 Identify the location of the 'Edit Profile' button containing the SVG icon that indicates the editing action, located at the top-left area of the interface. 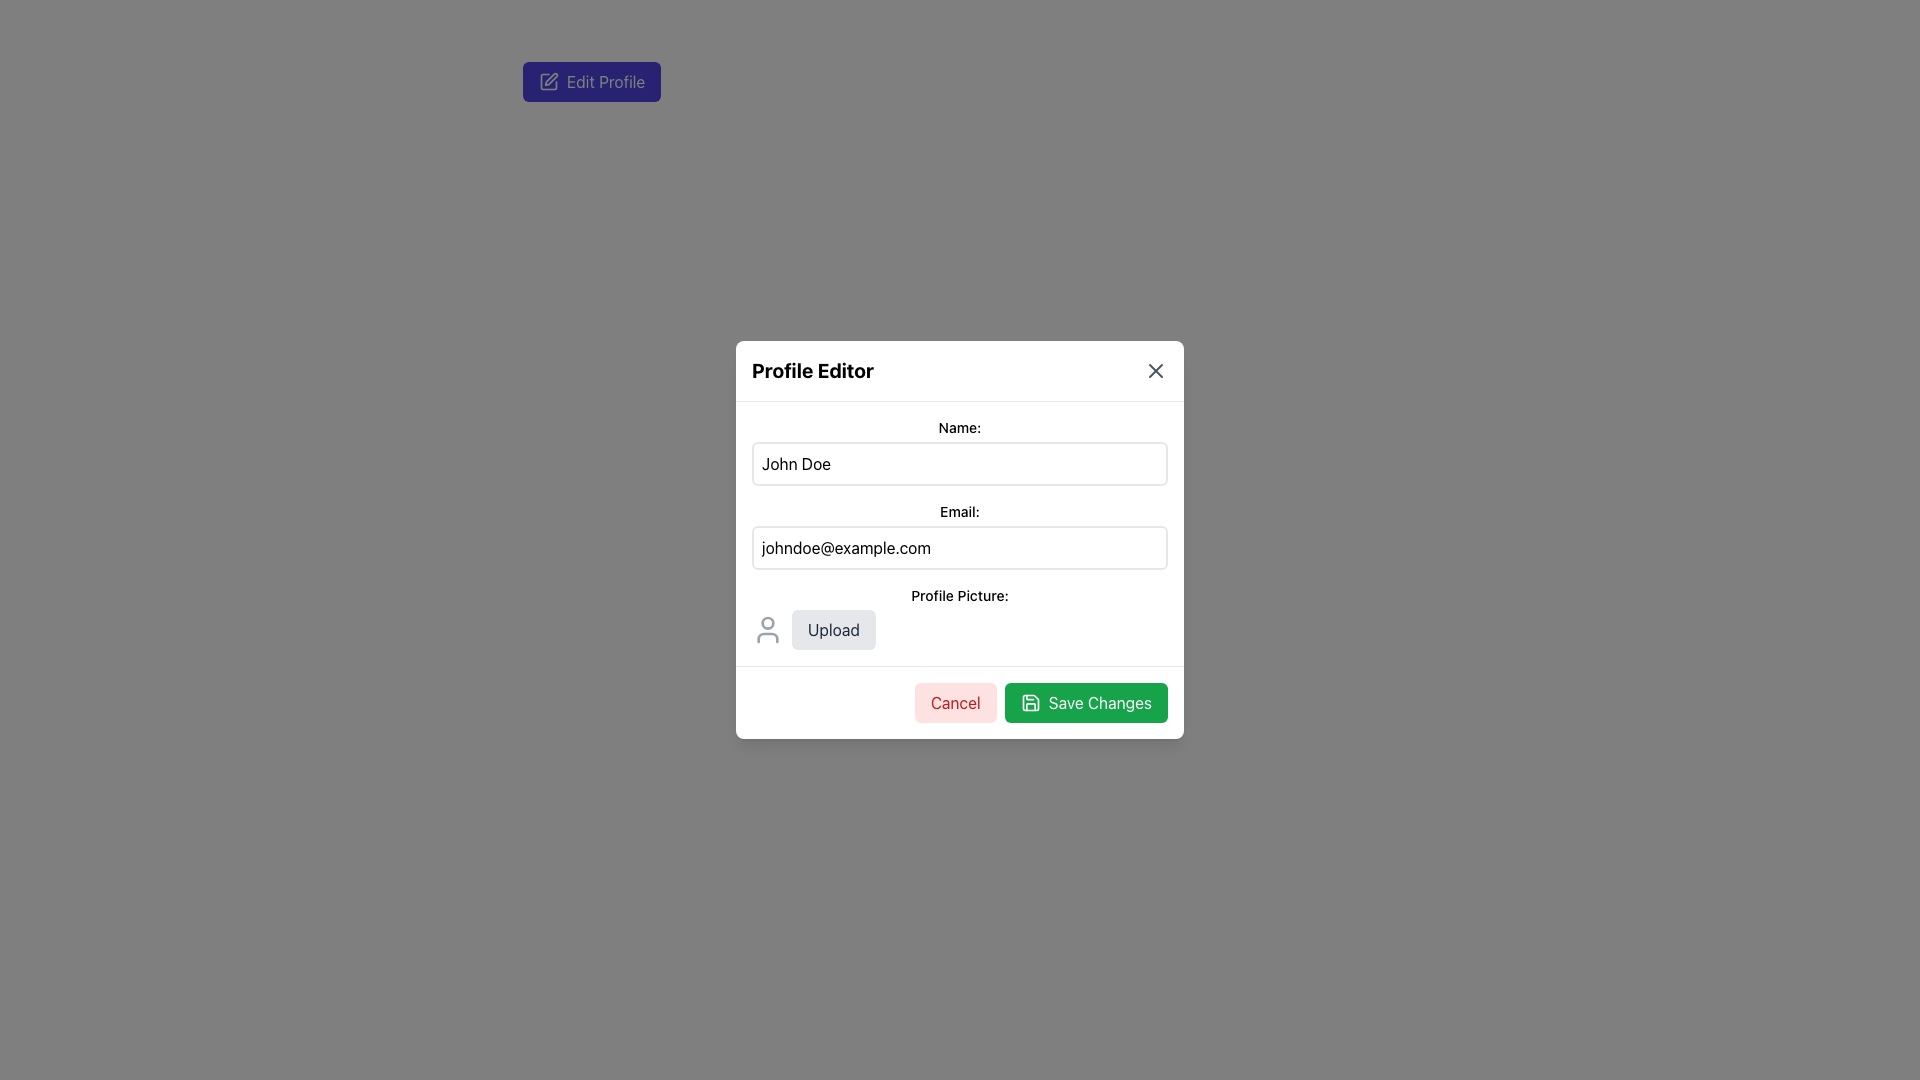
(548, 80).